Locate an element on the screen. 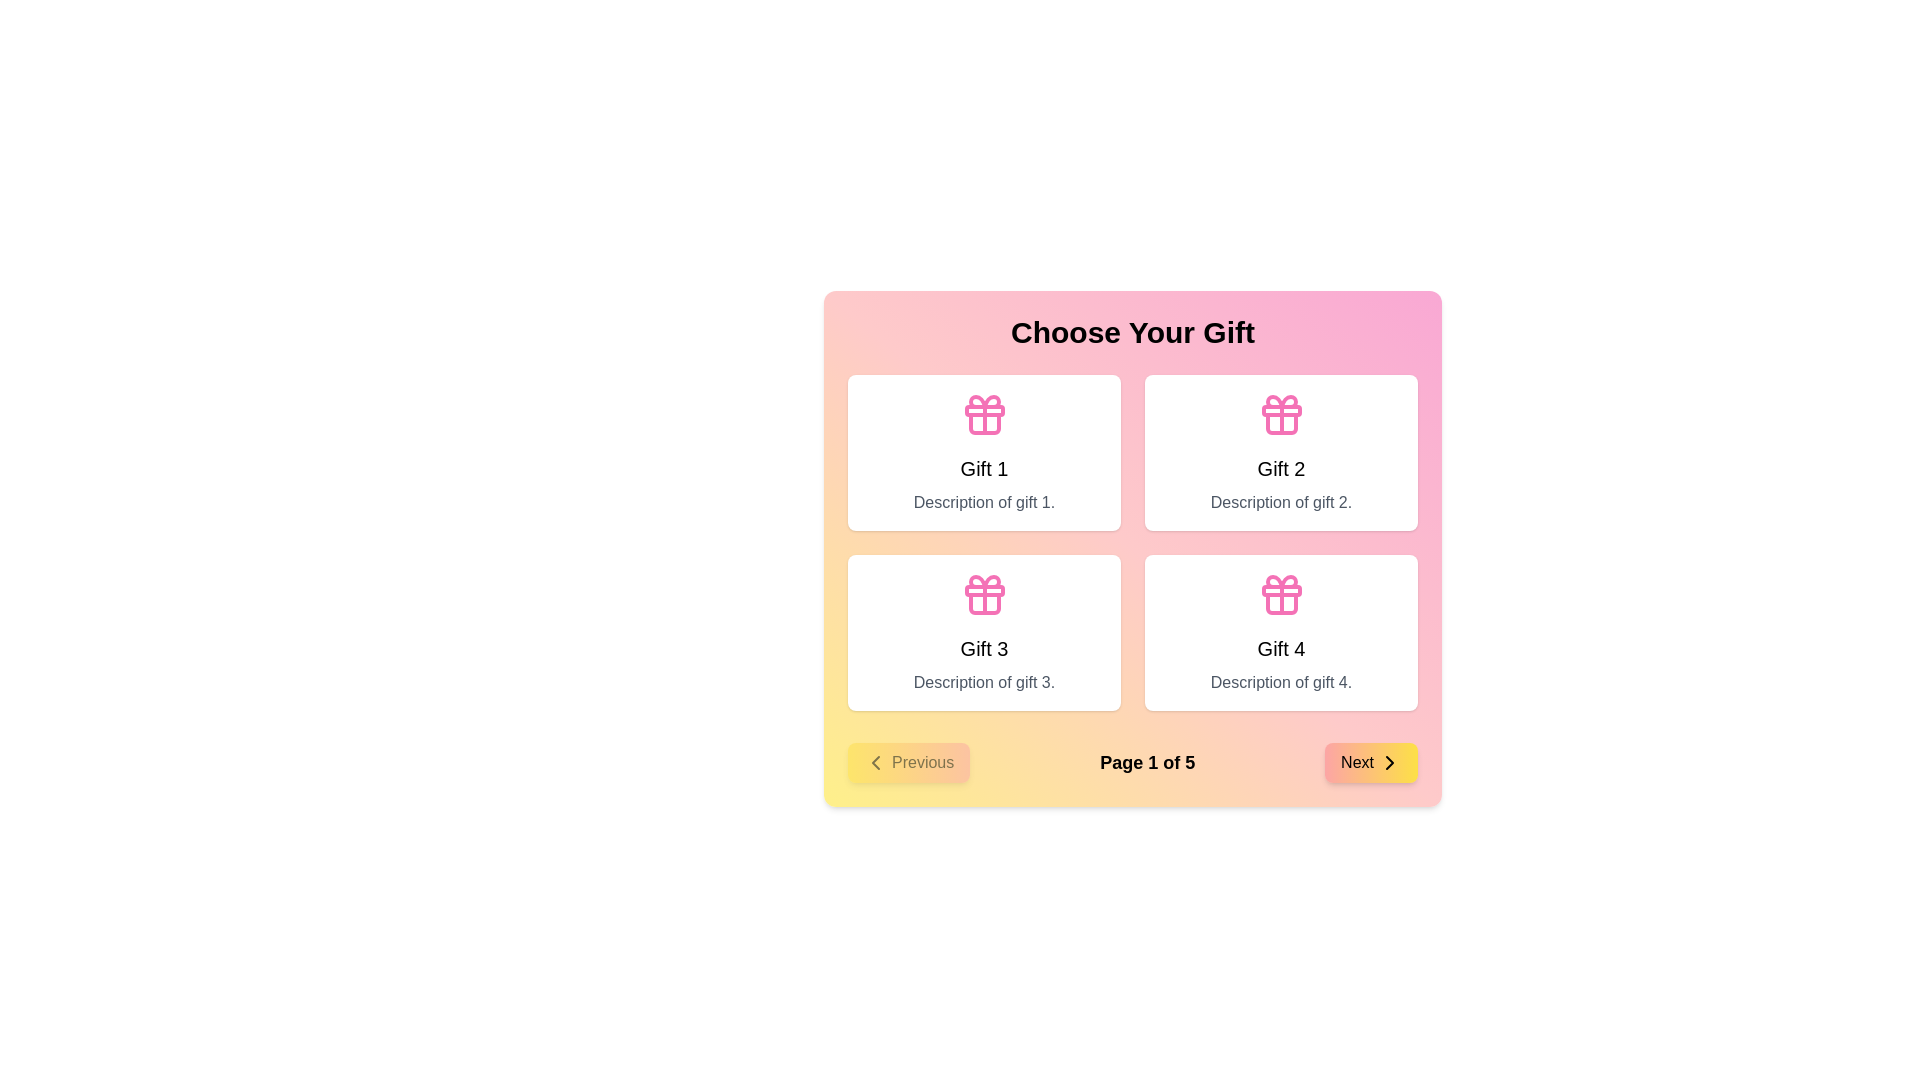  the Text label that provides a description for the first gift option presented in the list, located below the 'Gift 1' heading text and centrally aligned within the card is located at coordinates (984, 501).